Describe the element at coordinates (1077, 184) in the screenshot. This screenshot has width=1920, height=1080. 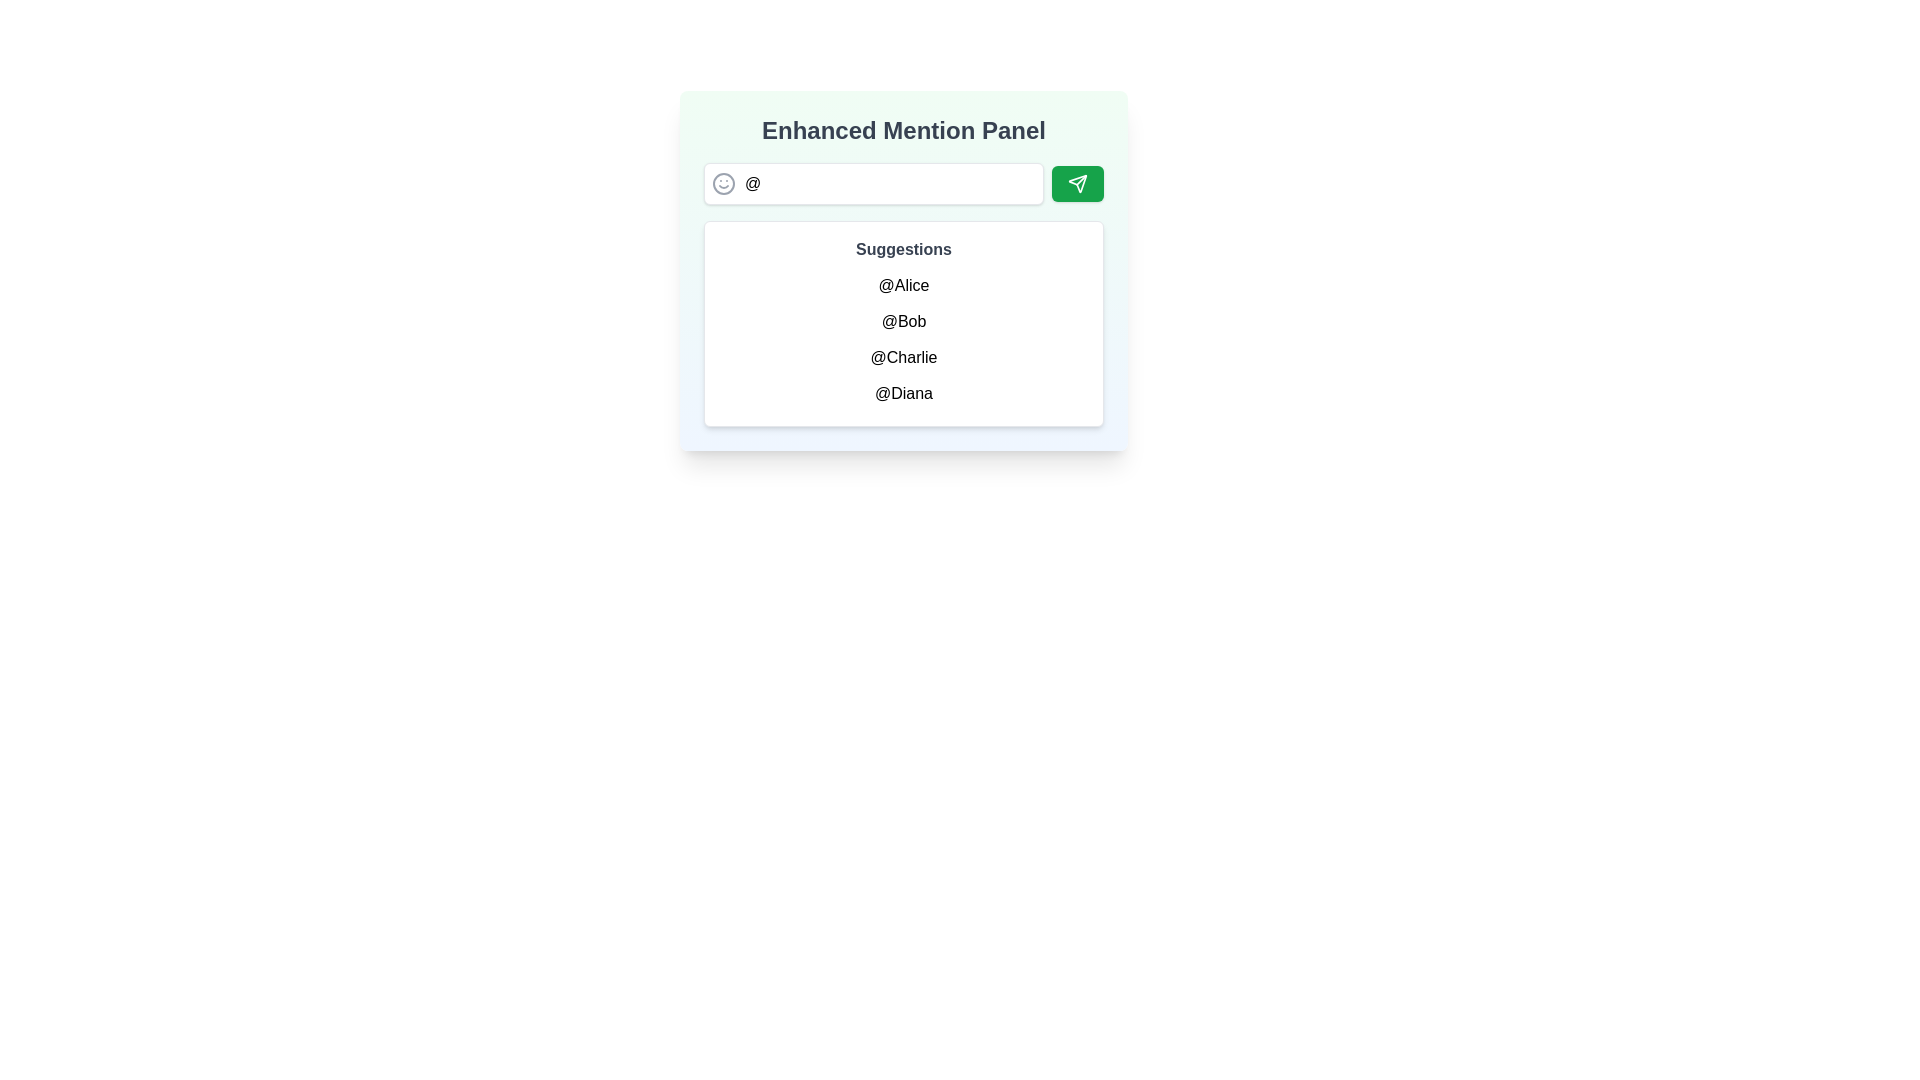
I see `the SVG Icon located inside the green button to the right of the input box in the Enhanced Mention Panel` at that location.